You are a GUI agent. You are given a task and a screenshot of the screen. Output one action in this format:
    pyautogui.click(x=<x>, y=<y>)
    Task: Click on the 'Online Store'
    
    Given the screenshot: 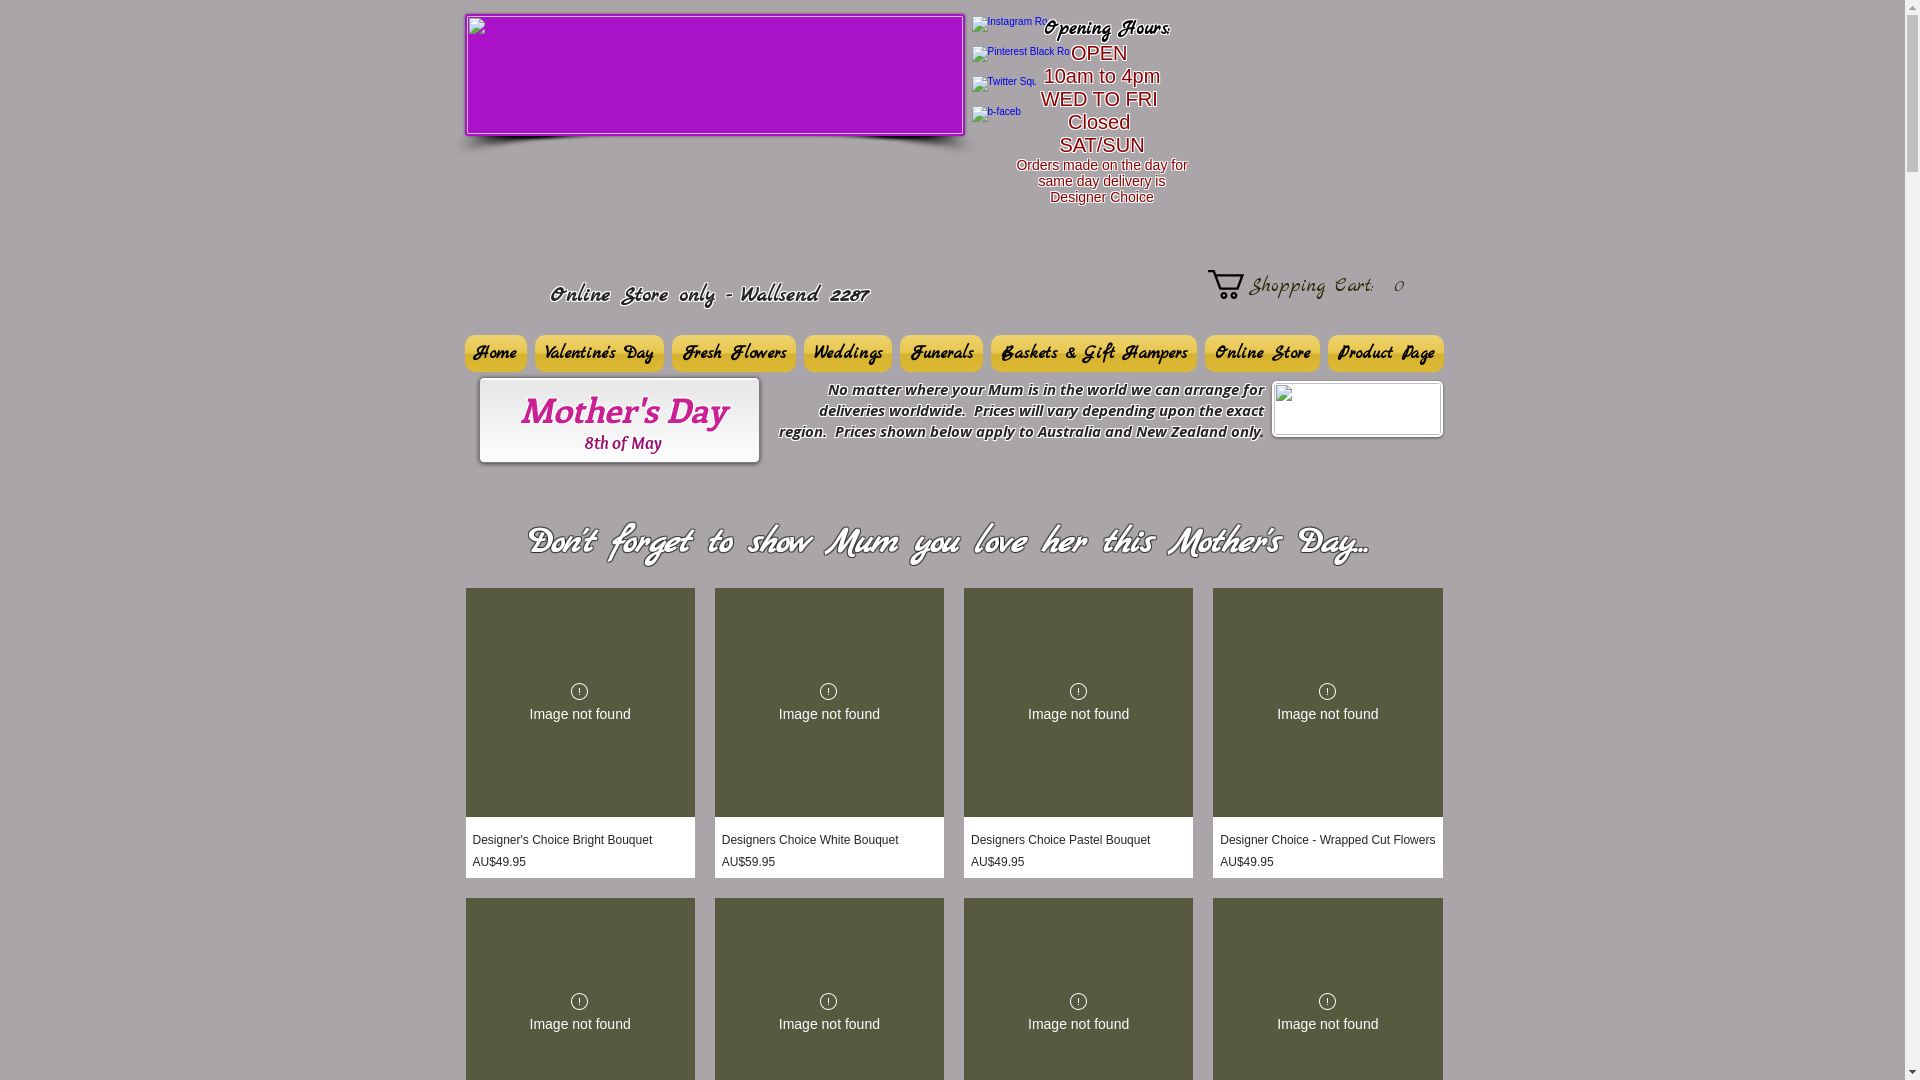 What is the action you would take?
    pyautogui.click(x=1260, y=352)
    